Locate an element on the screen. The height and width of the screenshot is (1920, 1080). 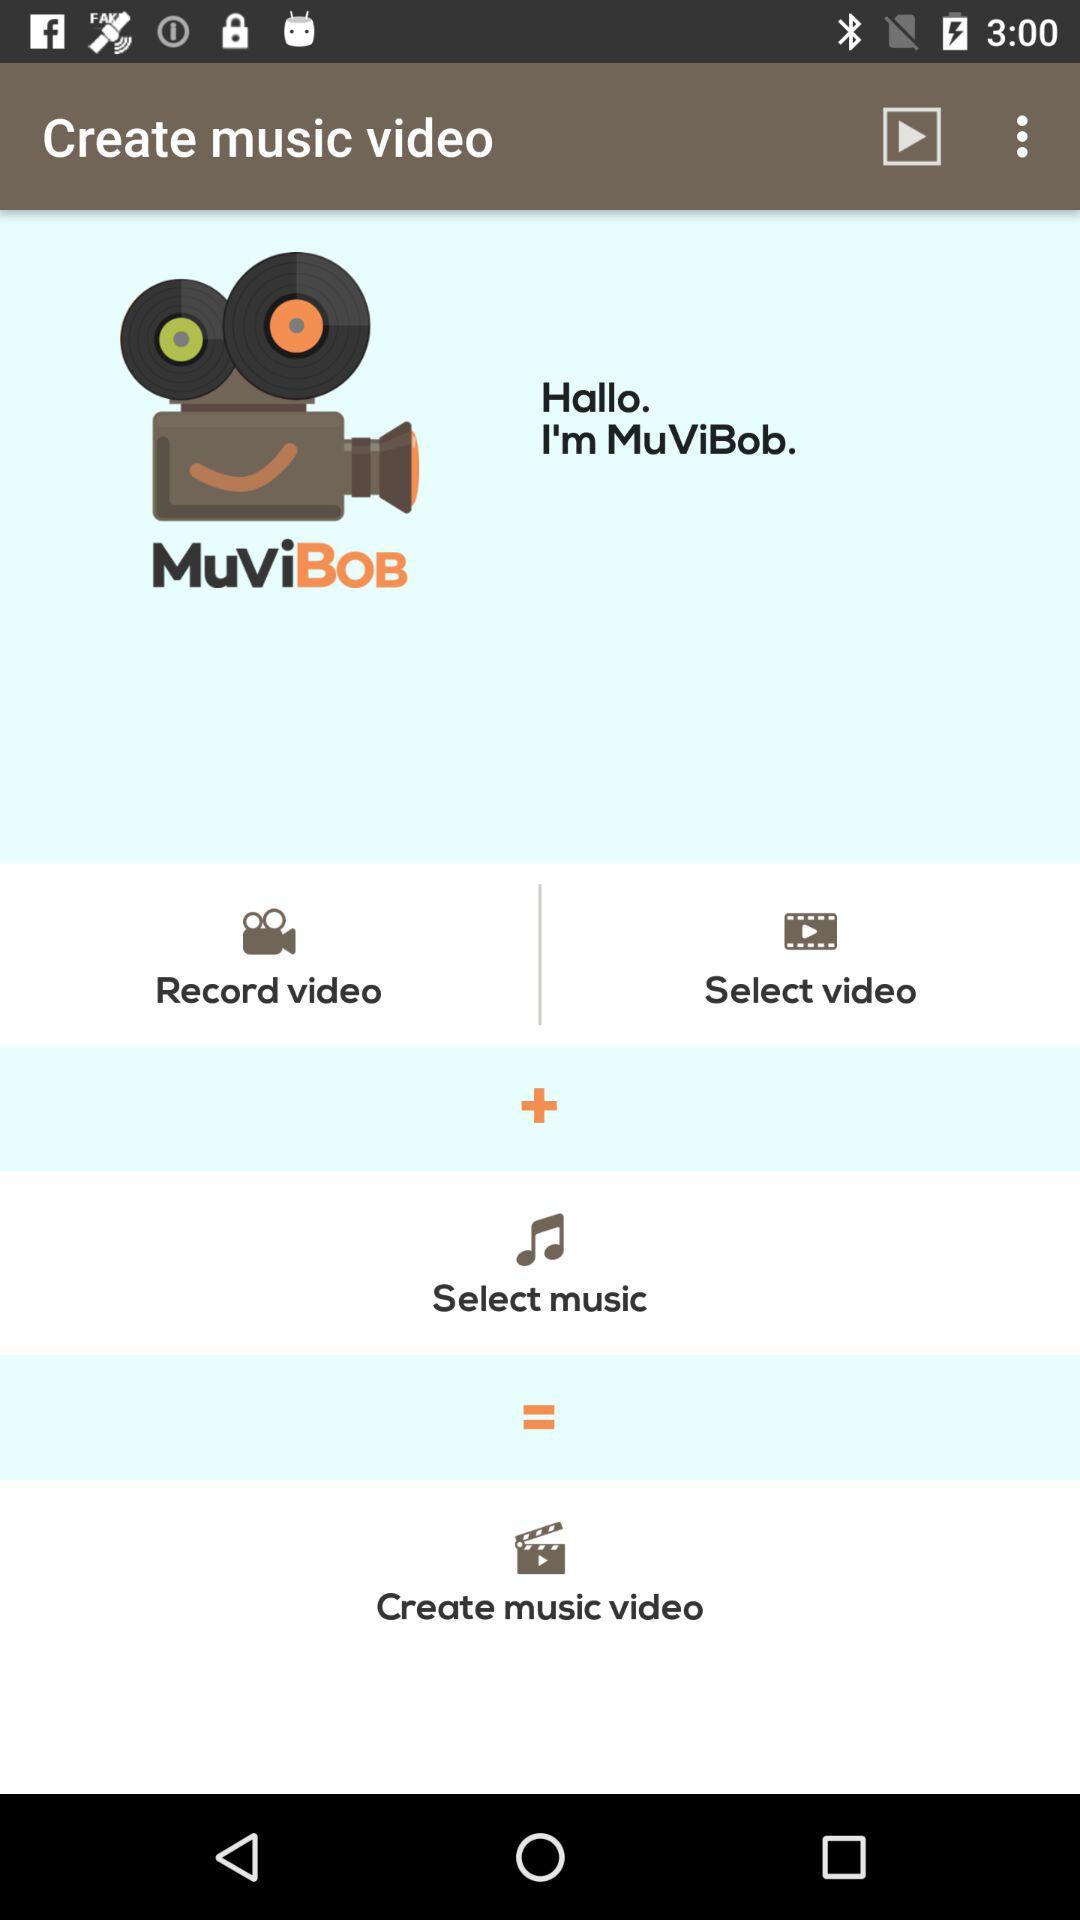
the item to the left of select video is located at coordinates (268, 953).